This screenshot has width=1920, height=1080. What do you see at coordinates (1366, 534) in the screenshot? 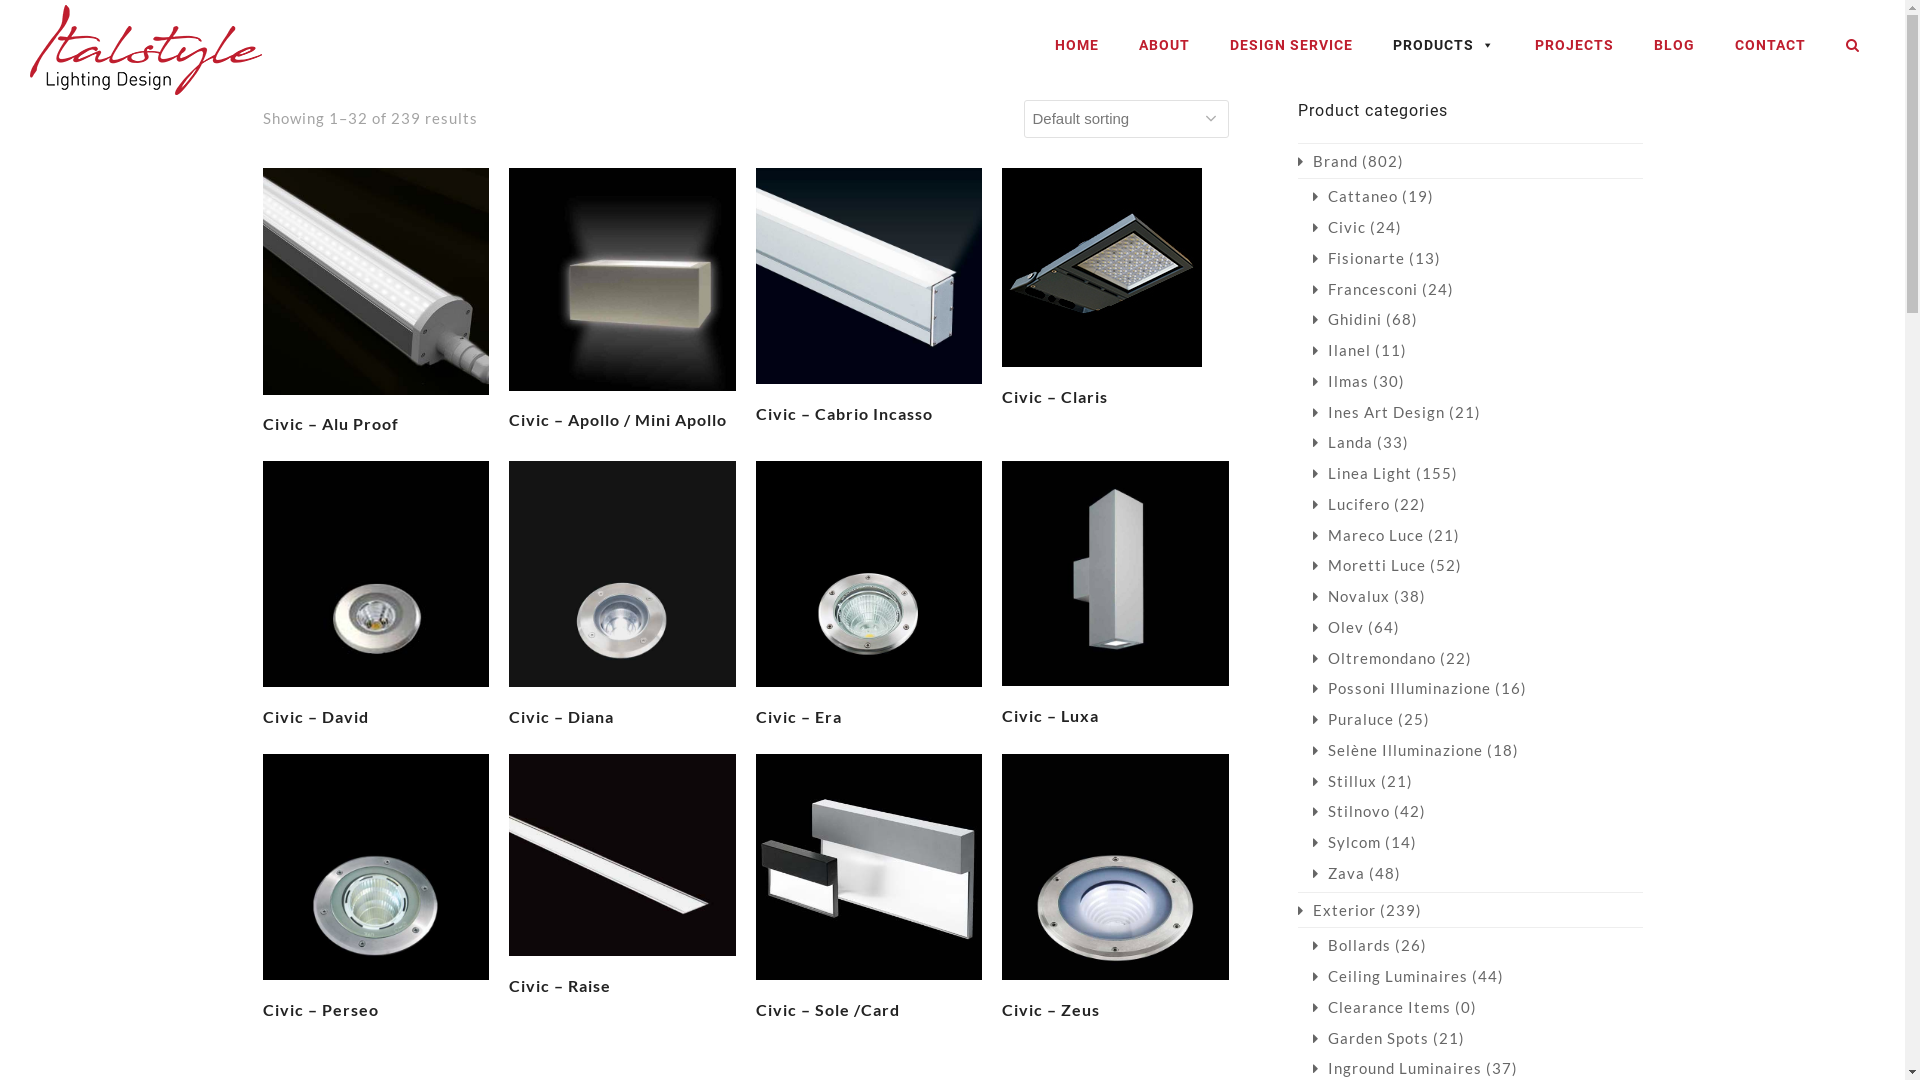
I see `'Mareco Luce'` at bounding box center [1366, 534].